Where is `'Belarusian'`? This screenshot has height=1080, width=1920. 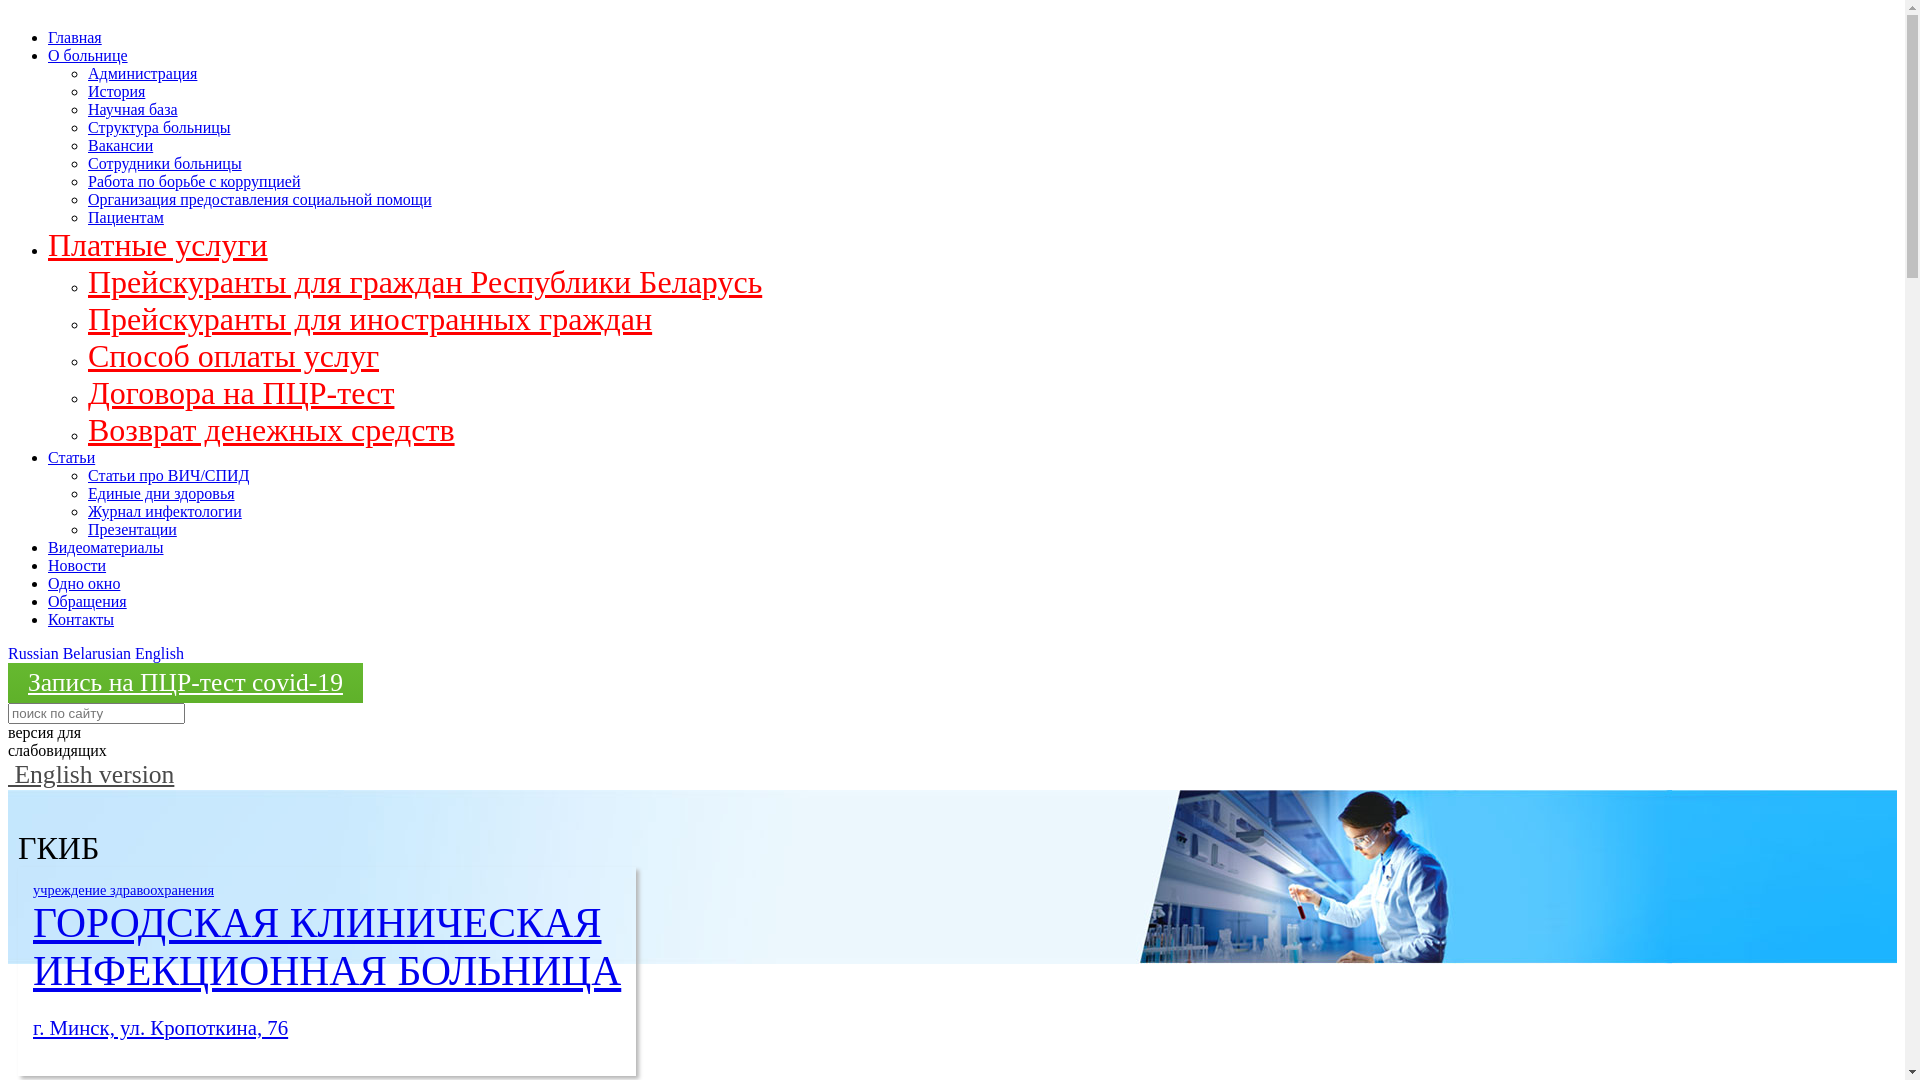
'Belarusian' is located at coordinates (95, 653).